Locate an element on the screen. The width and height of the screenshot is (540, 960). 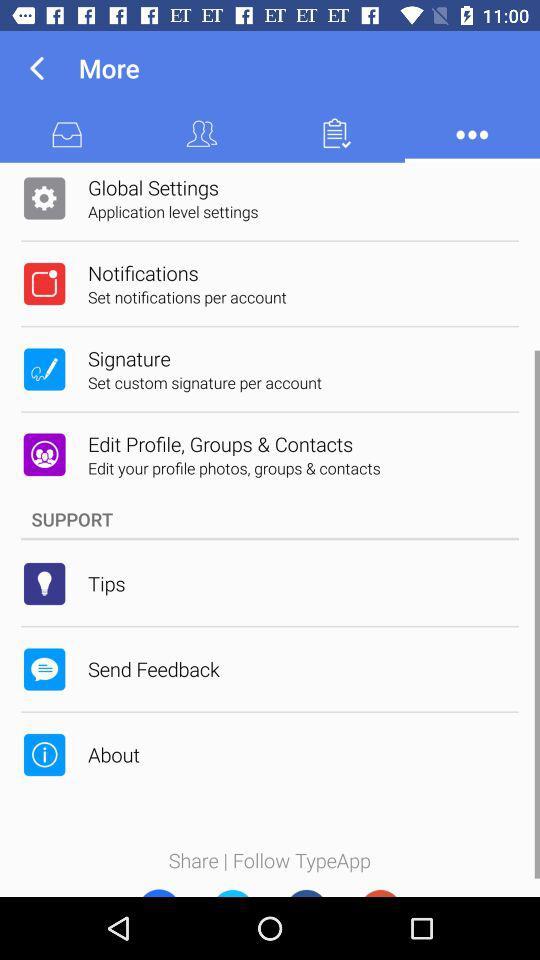
the set custom signature item is located at coordinates (204, 381).